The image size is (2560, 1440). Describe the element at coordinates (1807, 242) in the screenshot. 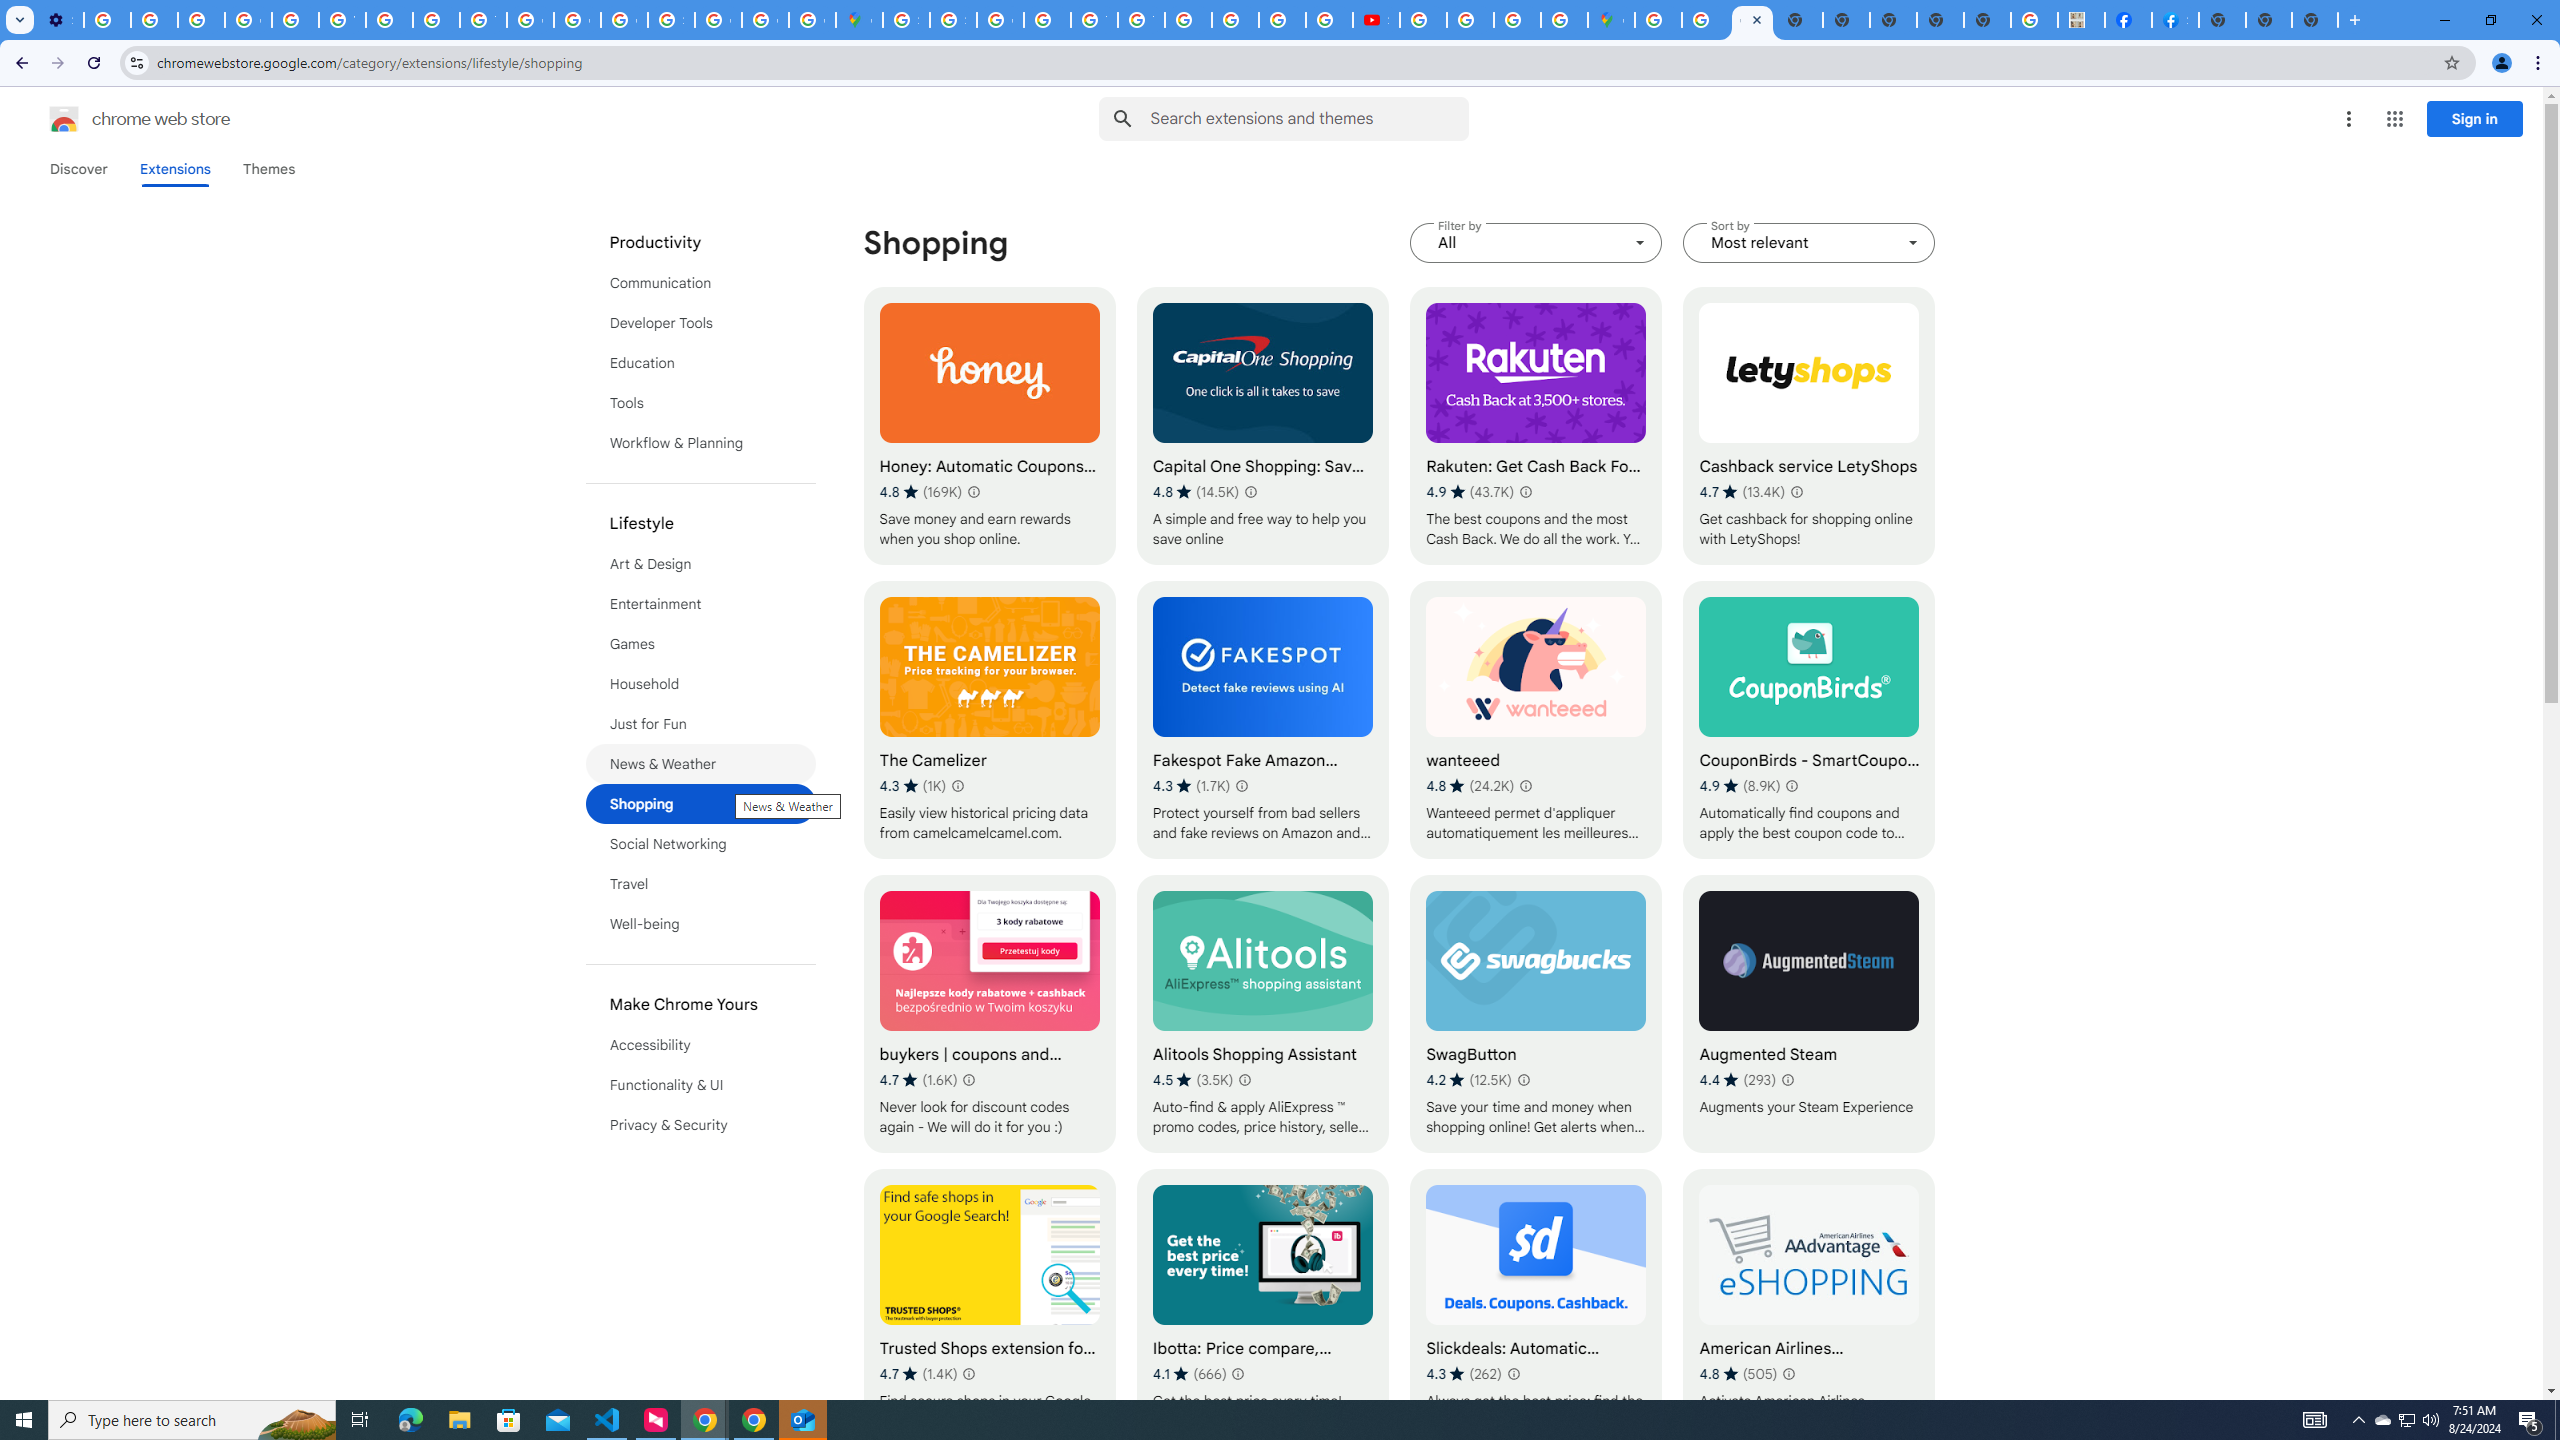

I see `'Sort by Most relevant'` at that location.